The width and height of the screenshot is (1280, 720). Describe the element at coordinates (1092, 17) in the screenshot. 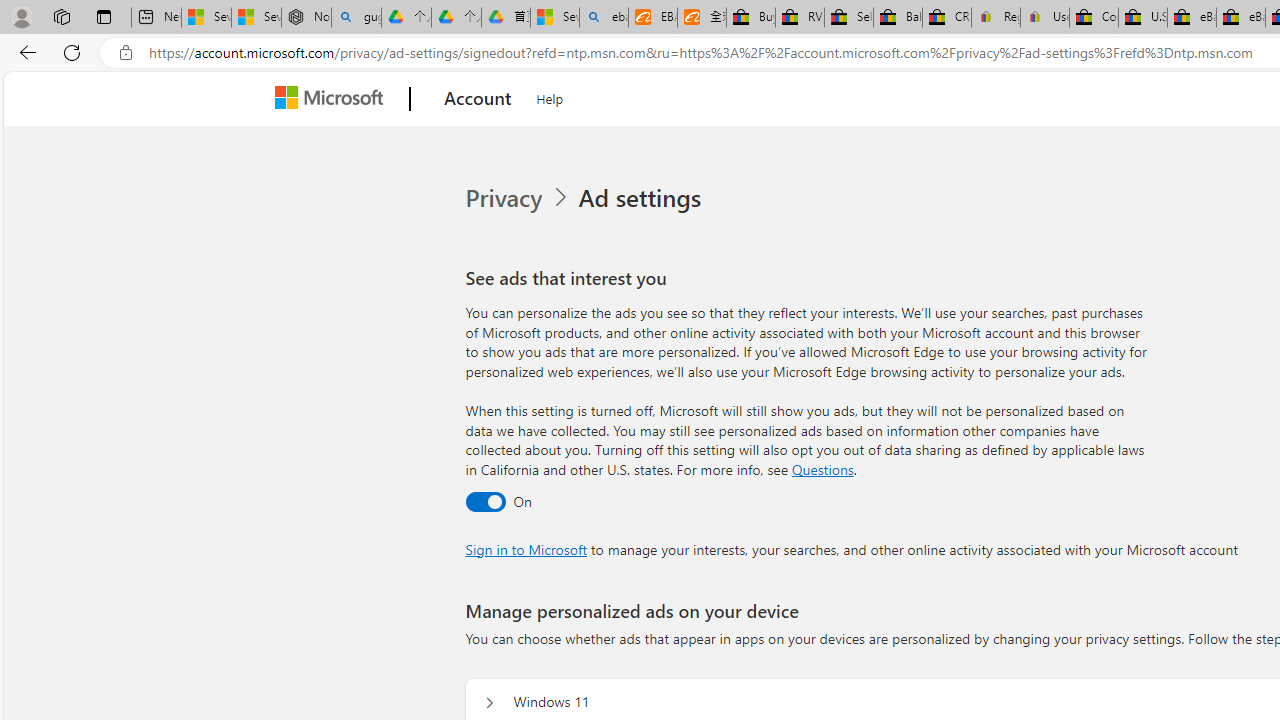

I see `'Consumer Health Data Privacy Policy - eBay Inc.'` at that location.